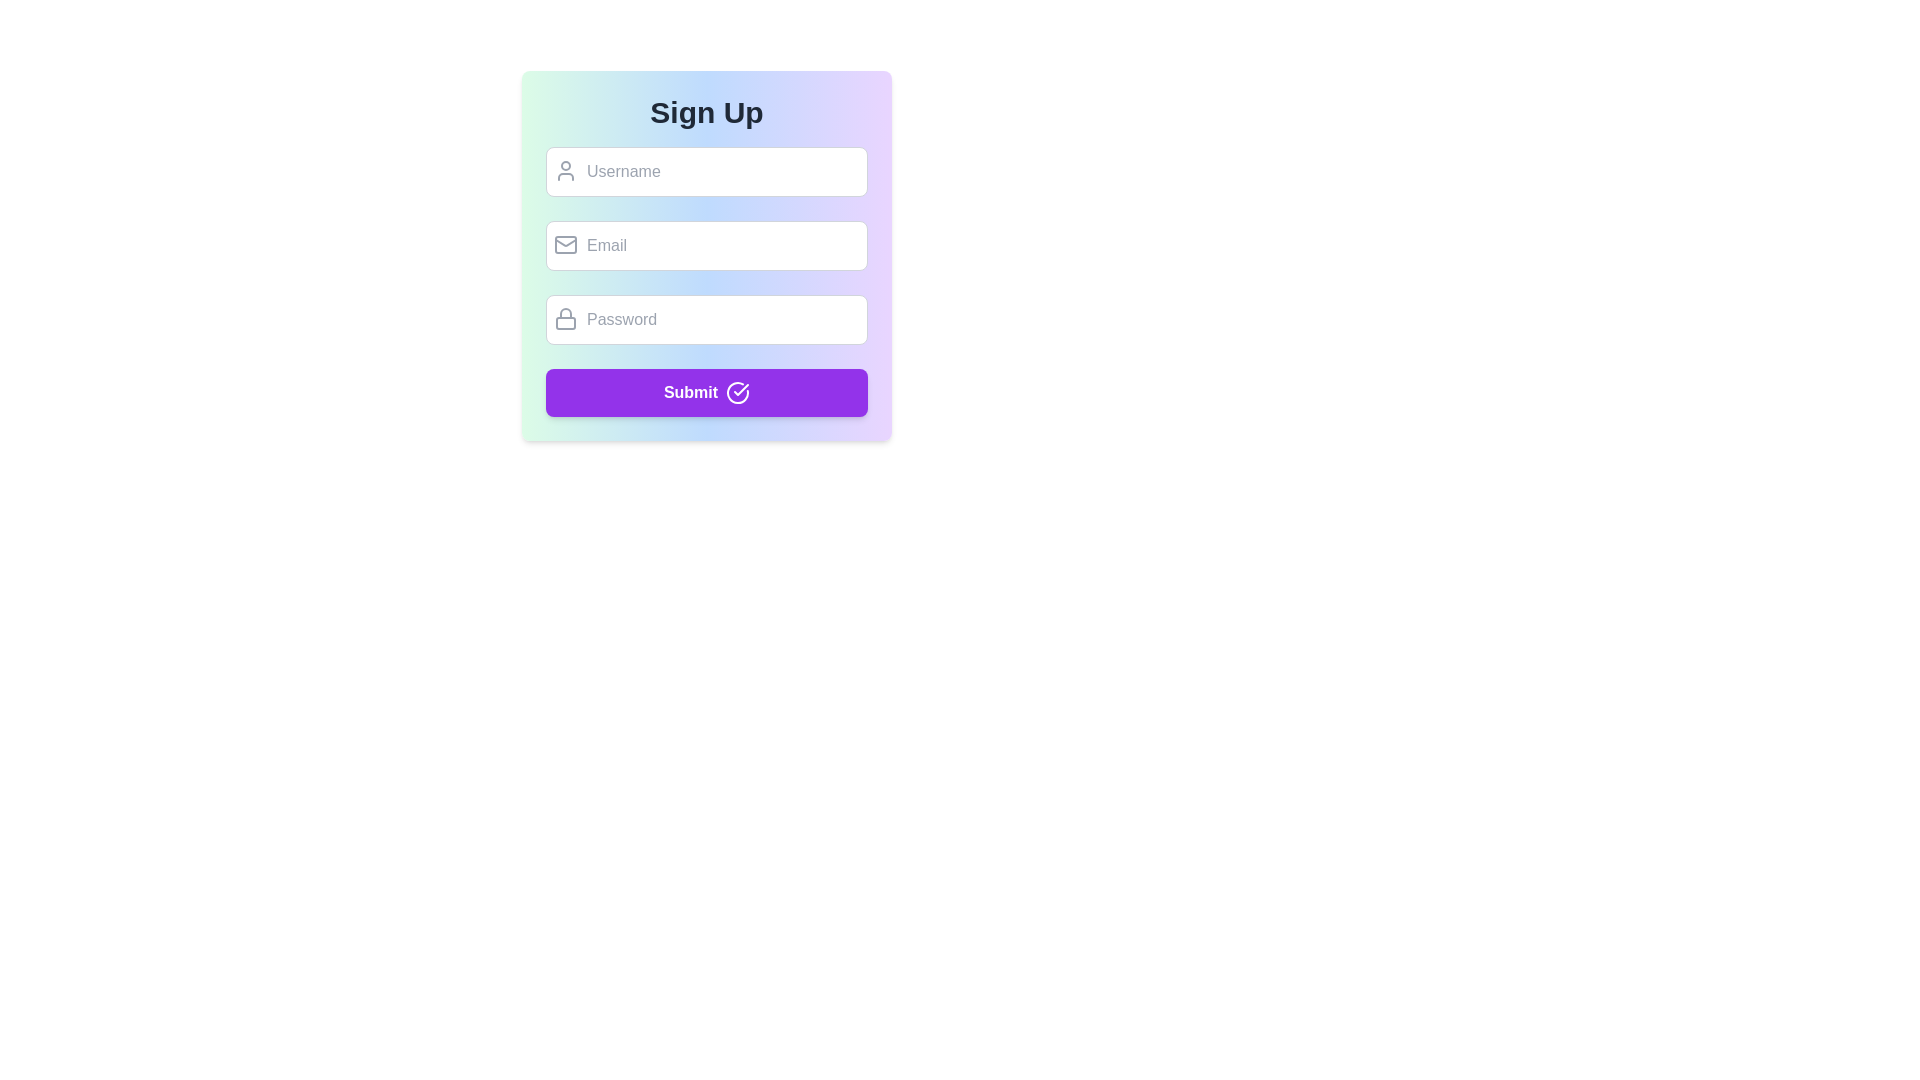 This screenshot has width=1920, height=1080. What do you see at coordinates (706, 171) in the screenshot?
I see `the text within the username text input field located under the 'Sign Up' heading, which has the placeholder text 'Username'` at bounding box center [706, 171].